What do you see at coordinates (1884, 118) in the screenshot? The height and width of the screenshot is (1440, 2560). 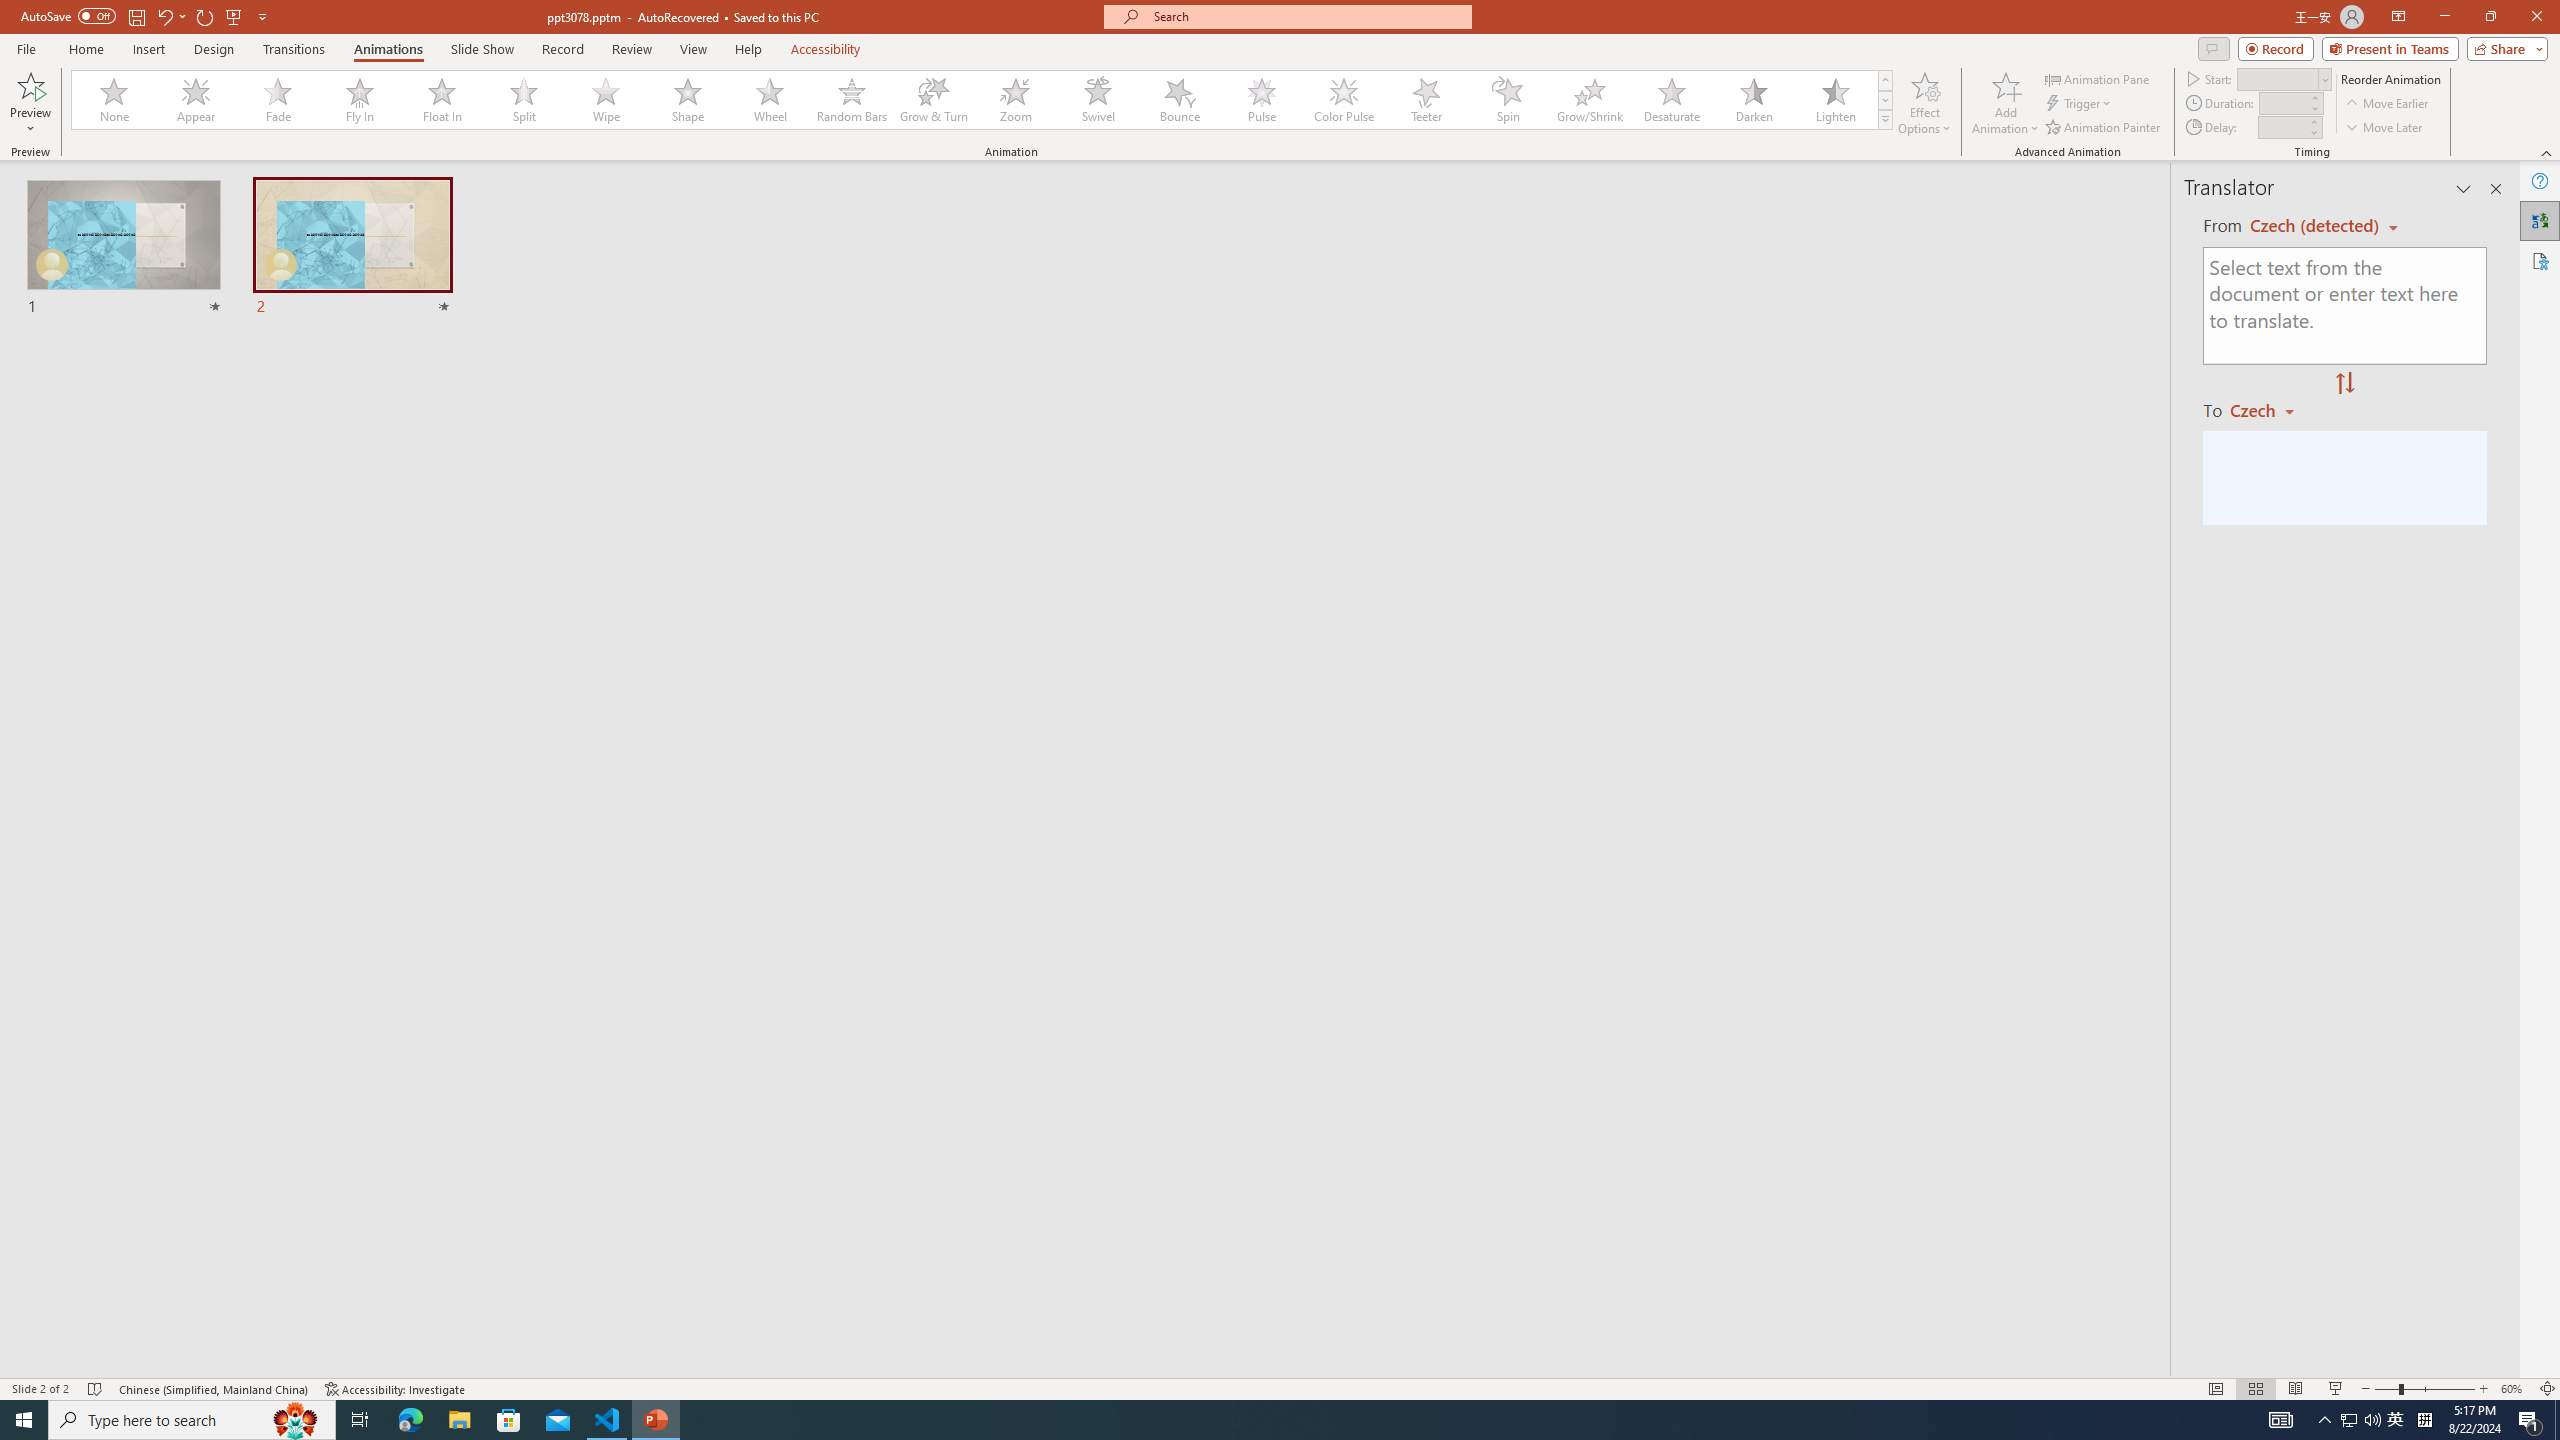 I see `'Animation Styles'` at bounding box center [1884, 118].